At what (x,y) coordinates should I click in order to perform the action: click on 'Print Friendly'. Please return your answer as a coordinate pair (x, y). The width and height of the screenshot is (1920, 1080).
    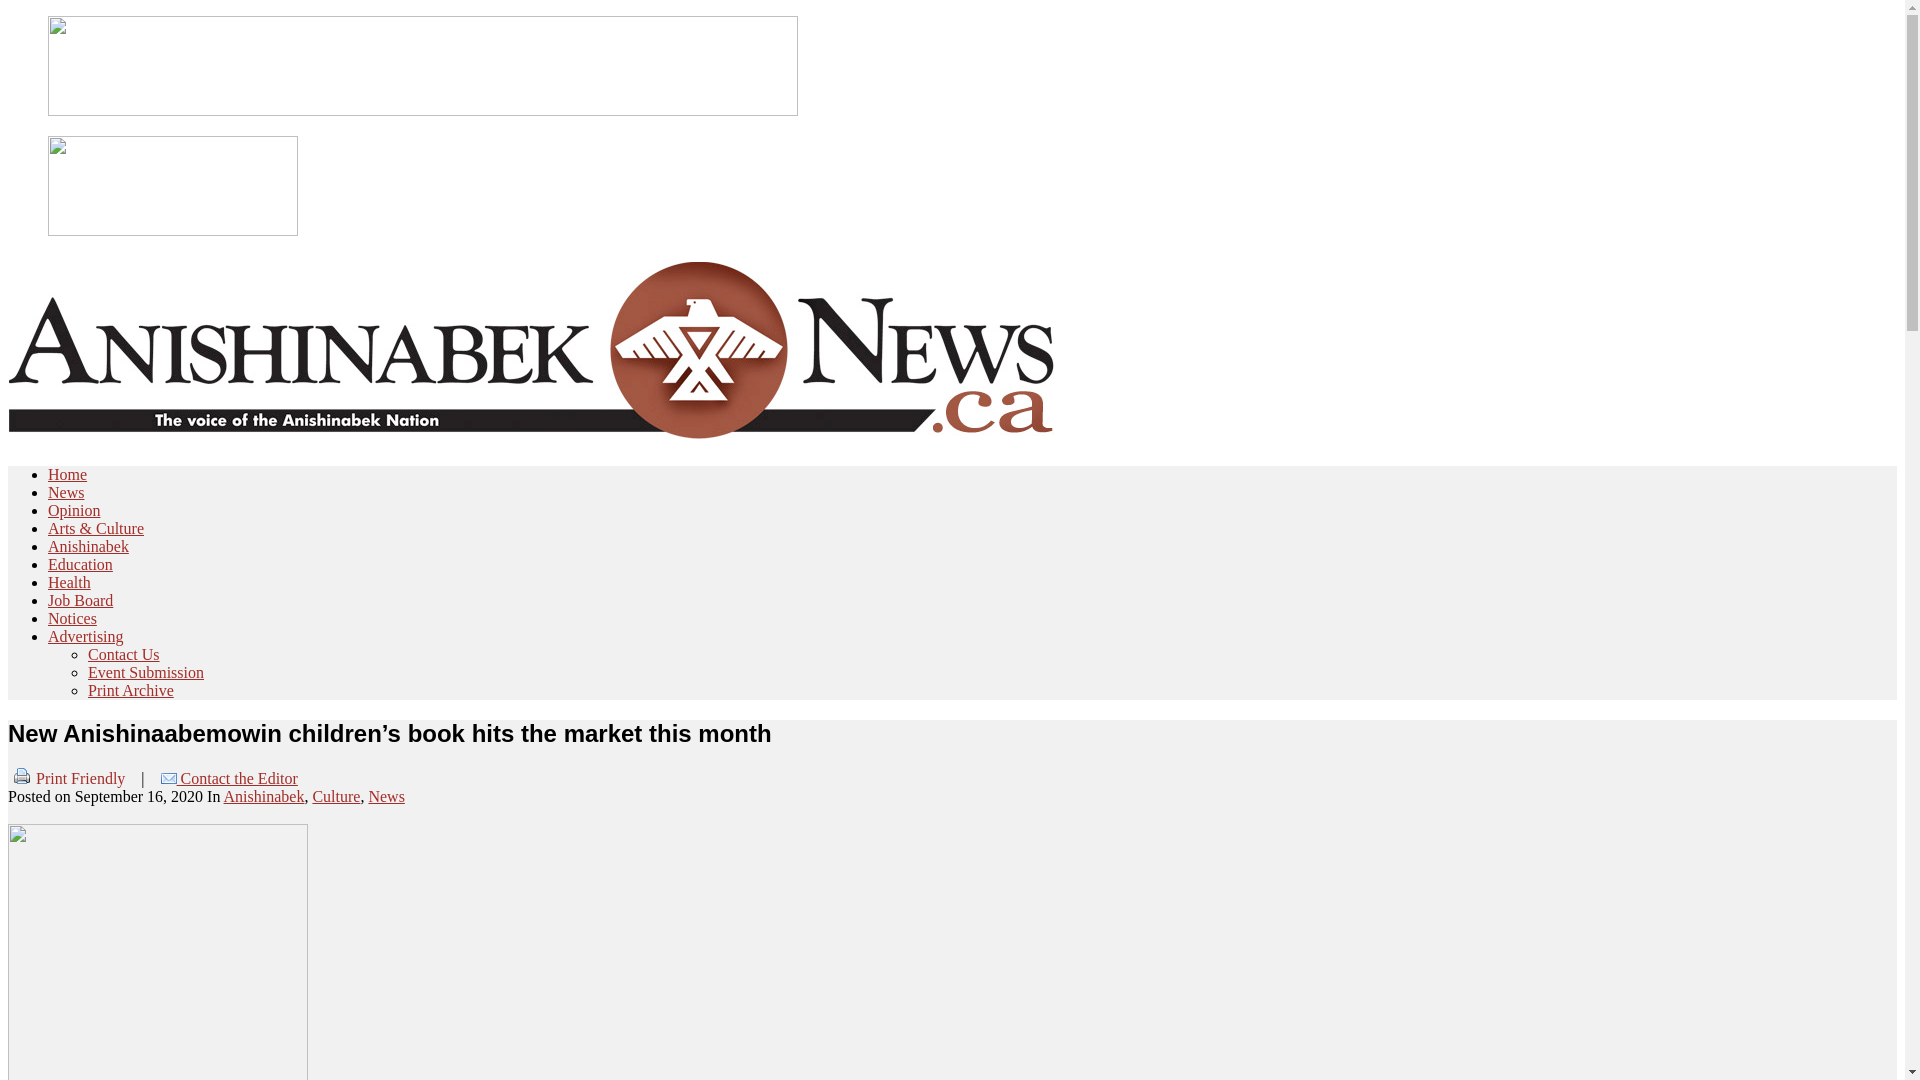
    Looking at the image, I should click on (66, 777).